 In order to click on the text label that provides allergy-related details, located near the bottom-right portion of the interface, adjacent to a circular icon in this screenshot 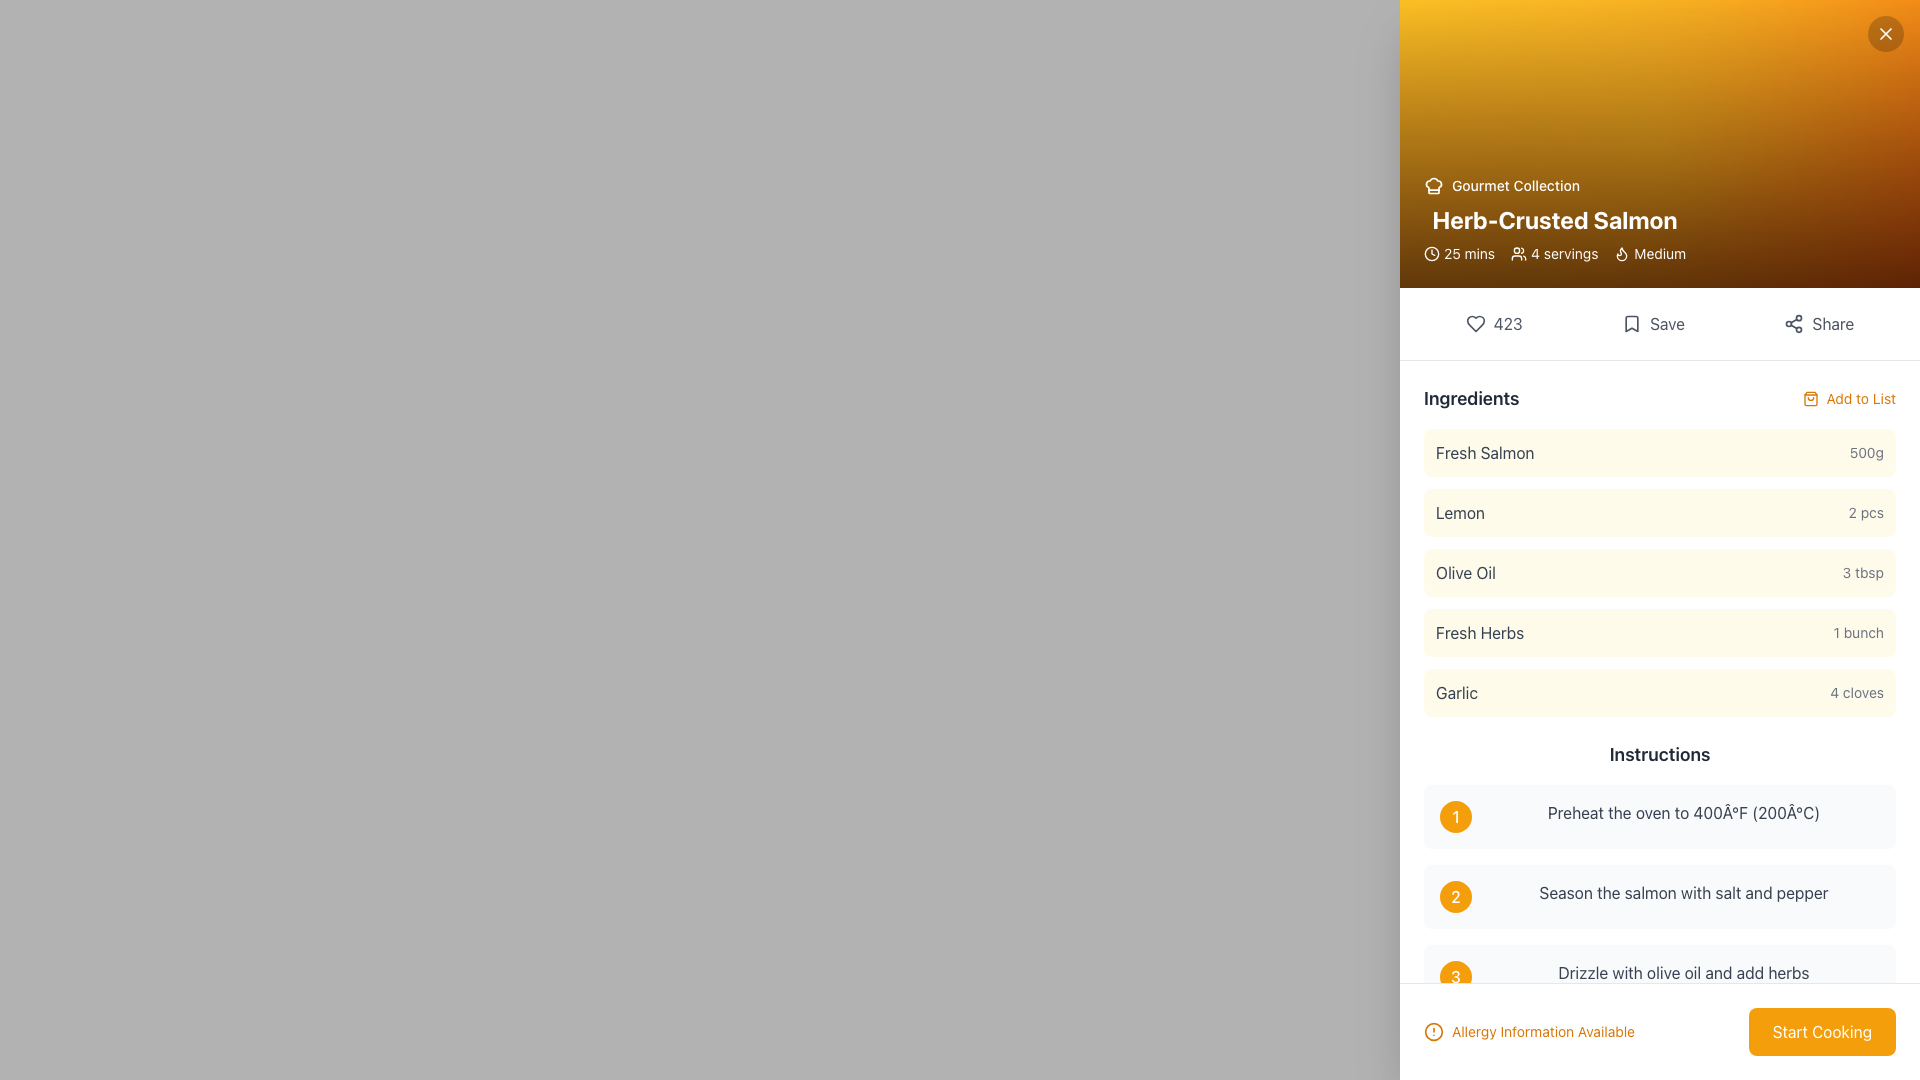, I will do `click(1542, 1032)`.